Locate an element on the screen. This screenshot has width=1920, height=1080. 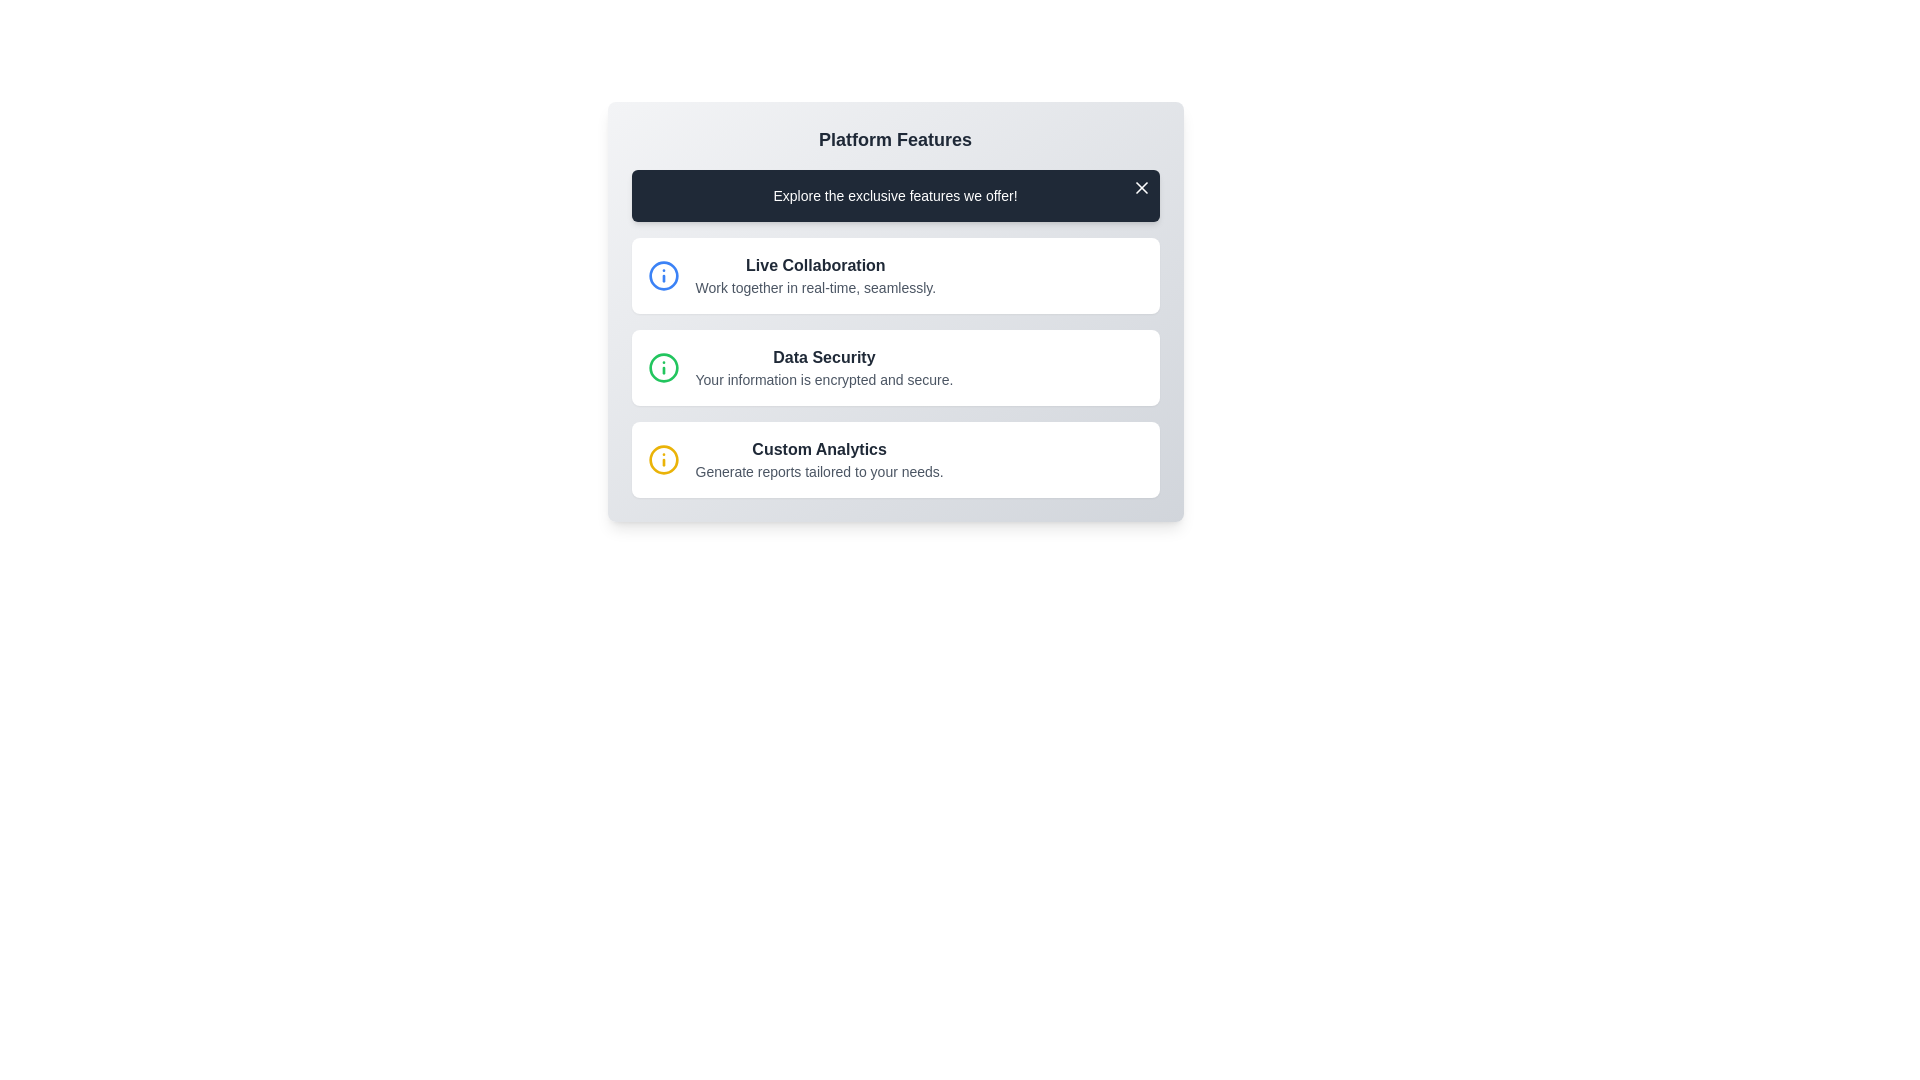
text element that reads 'Work together in real-time, seamlessly.' located under the 'Live Collaboration' heading is located at coordinates (815, 288).